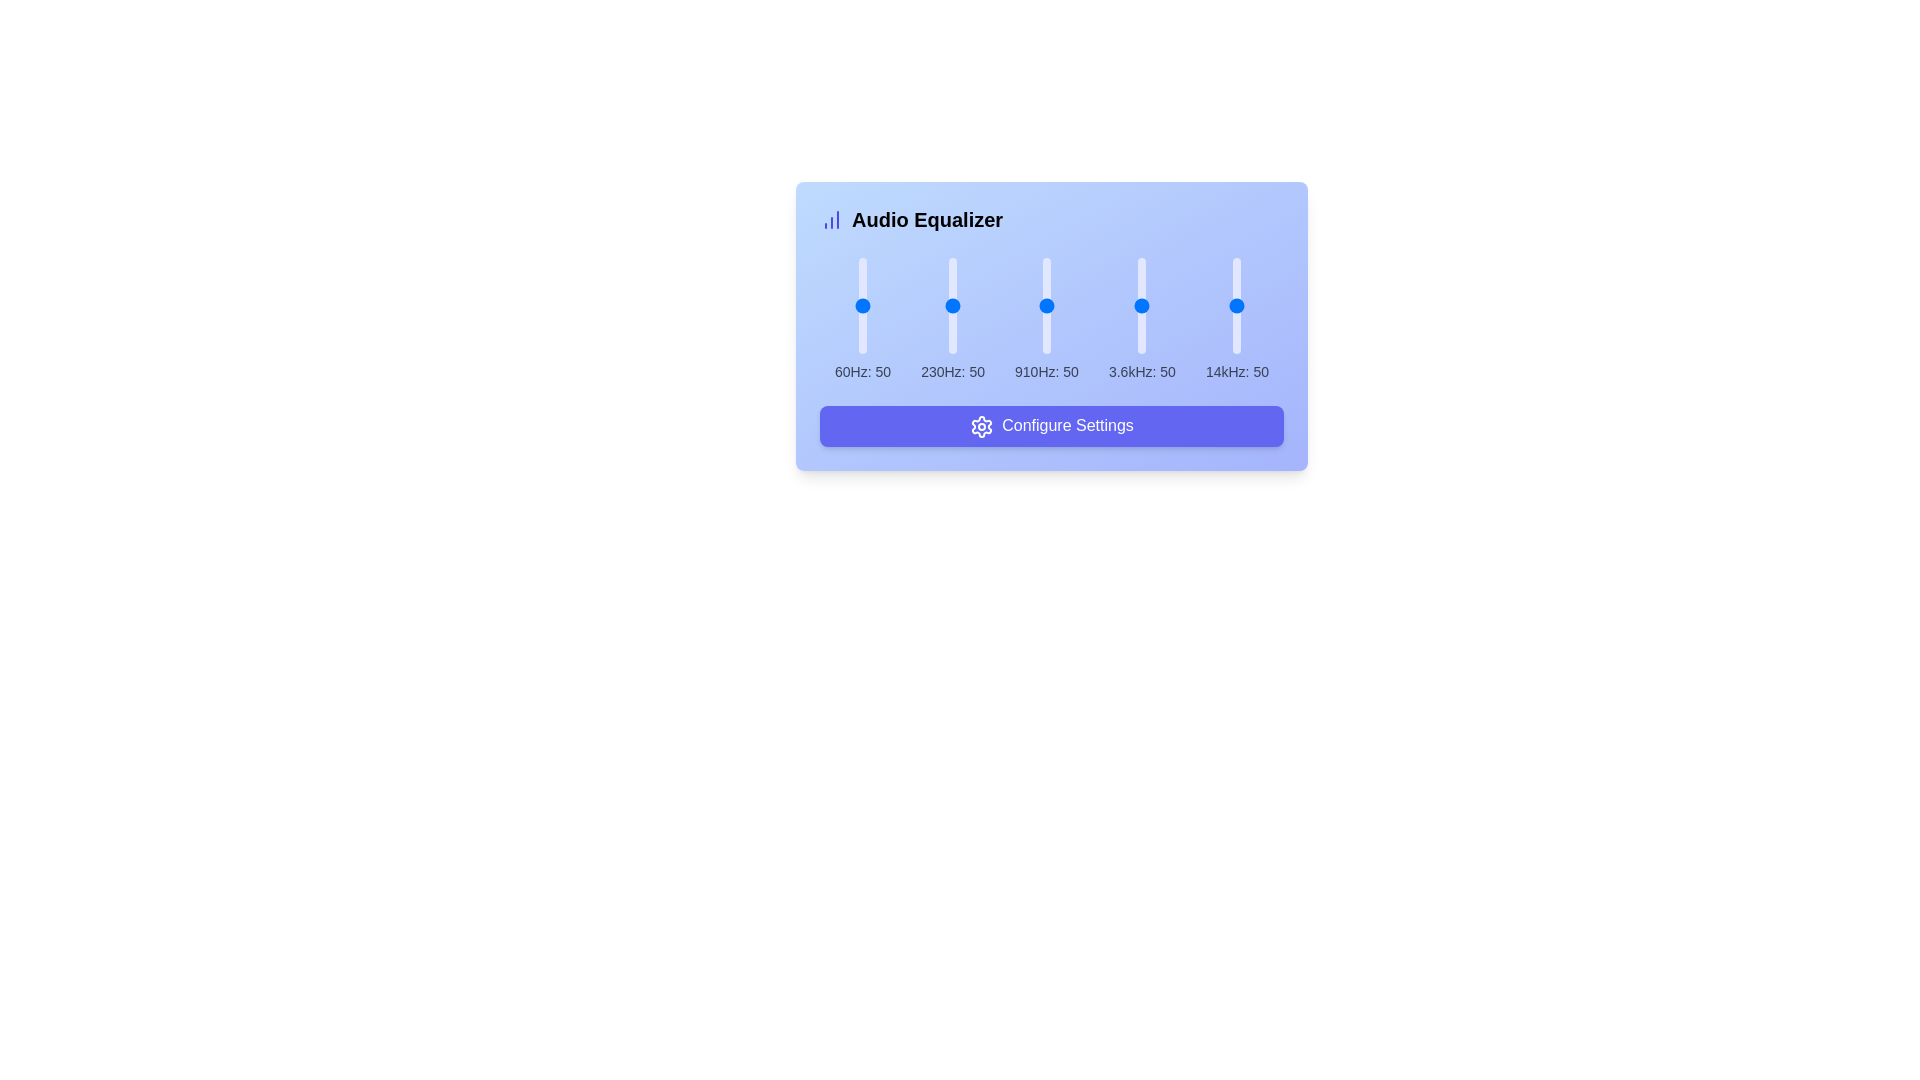 This screenshot has width=1920, height=1080. What do you see at coordinates (863, 319) in the screenshot?
I see `the circular thumb of the vertical slider for the '60Hz' frequency` at bounding box center [863, 319].